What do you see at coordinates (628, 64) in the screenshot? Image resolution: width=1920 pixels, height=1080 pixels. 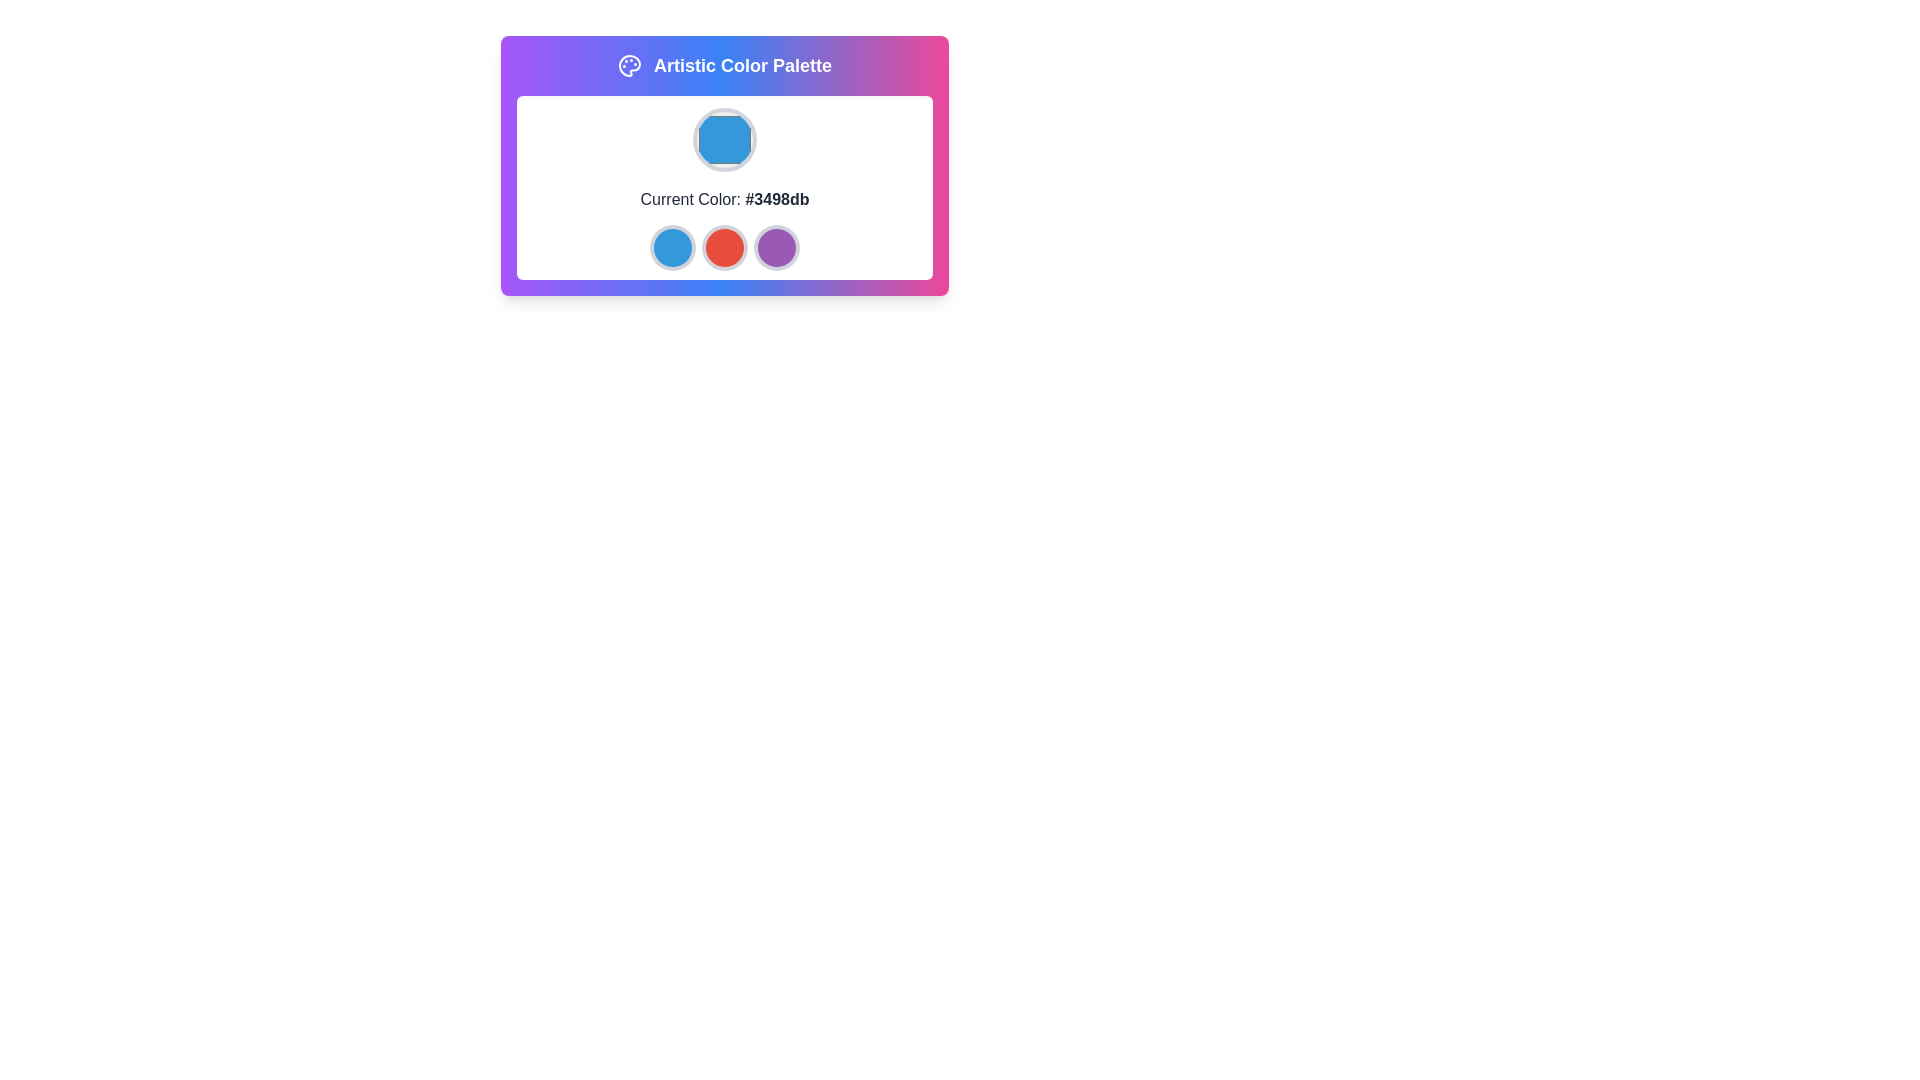 I see `the circular painter's palette icon, which has smaller circular details representing paint blobs, located to the left of the 'Artistic Color Palette' text at the top of the card` at bounding box center [628, 64].